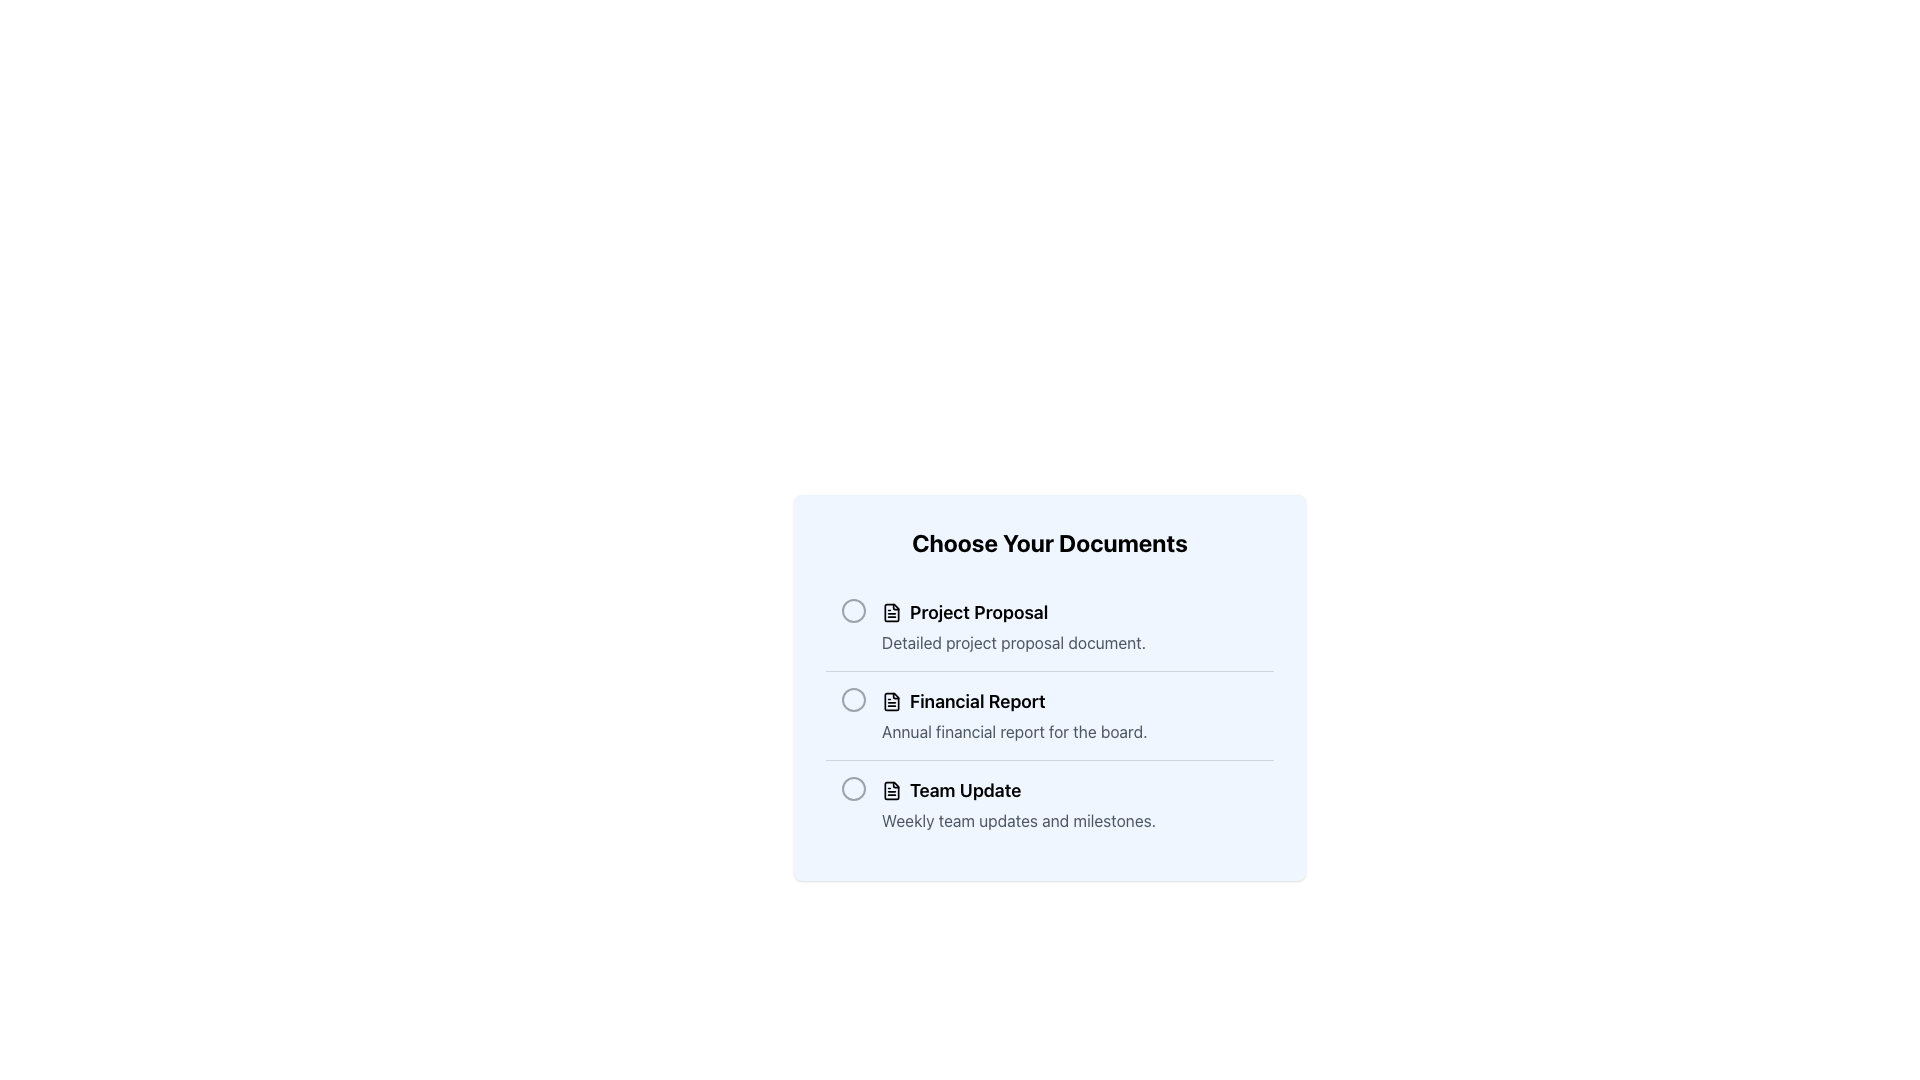 Image resolution: width=1920 pixels, height=1080 pixels. What do you see at coordinates (854, 788) in the screenshot?
I see `to select the radio button styled as a circular UI component with a light gray border, located next to the text 'Team Update Weekly team updates and milestones'` at bounding box center [854, 788].